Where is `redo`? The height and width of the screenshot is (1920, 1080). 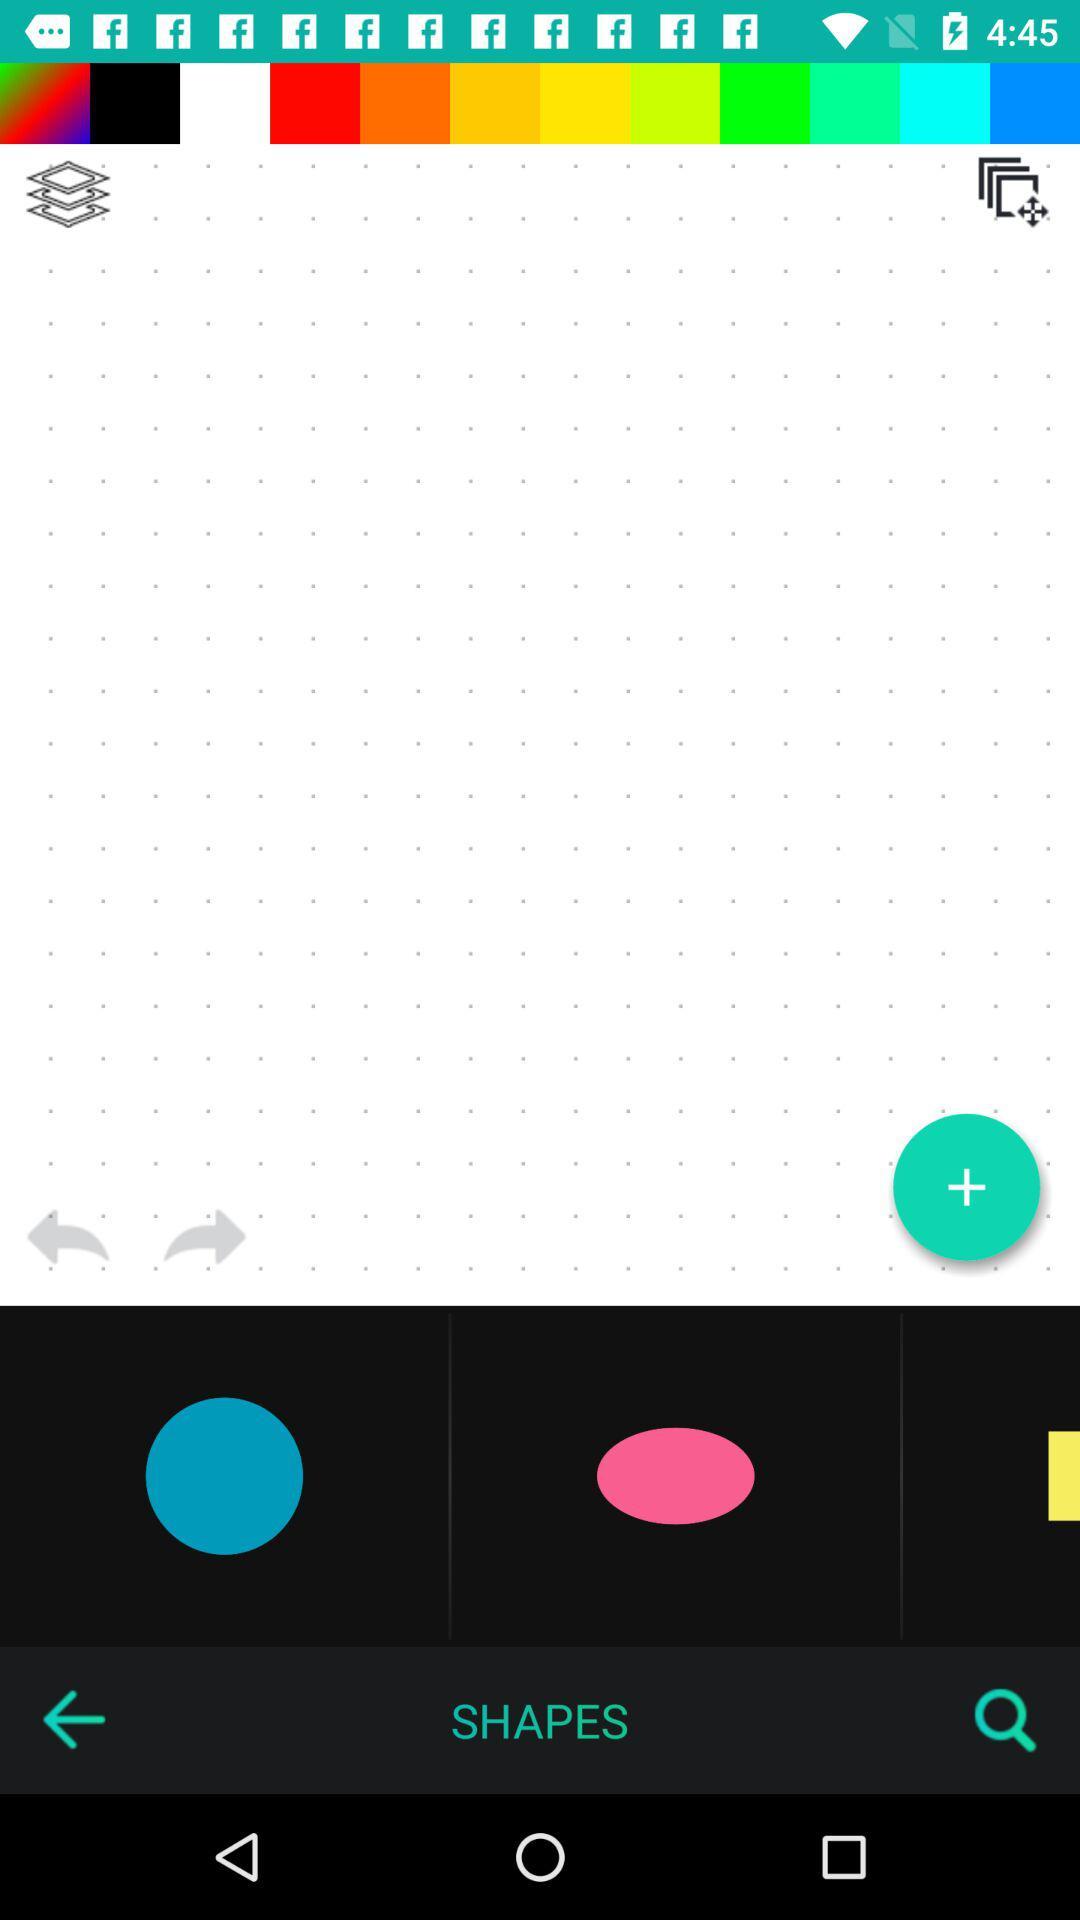 redo is located at coordinates (204, 1236).